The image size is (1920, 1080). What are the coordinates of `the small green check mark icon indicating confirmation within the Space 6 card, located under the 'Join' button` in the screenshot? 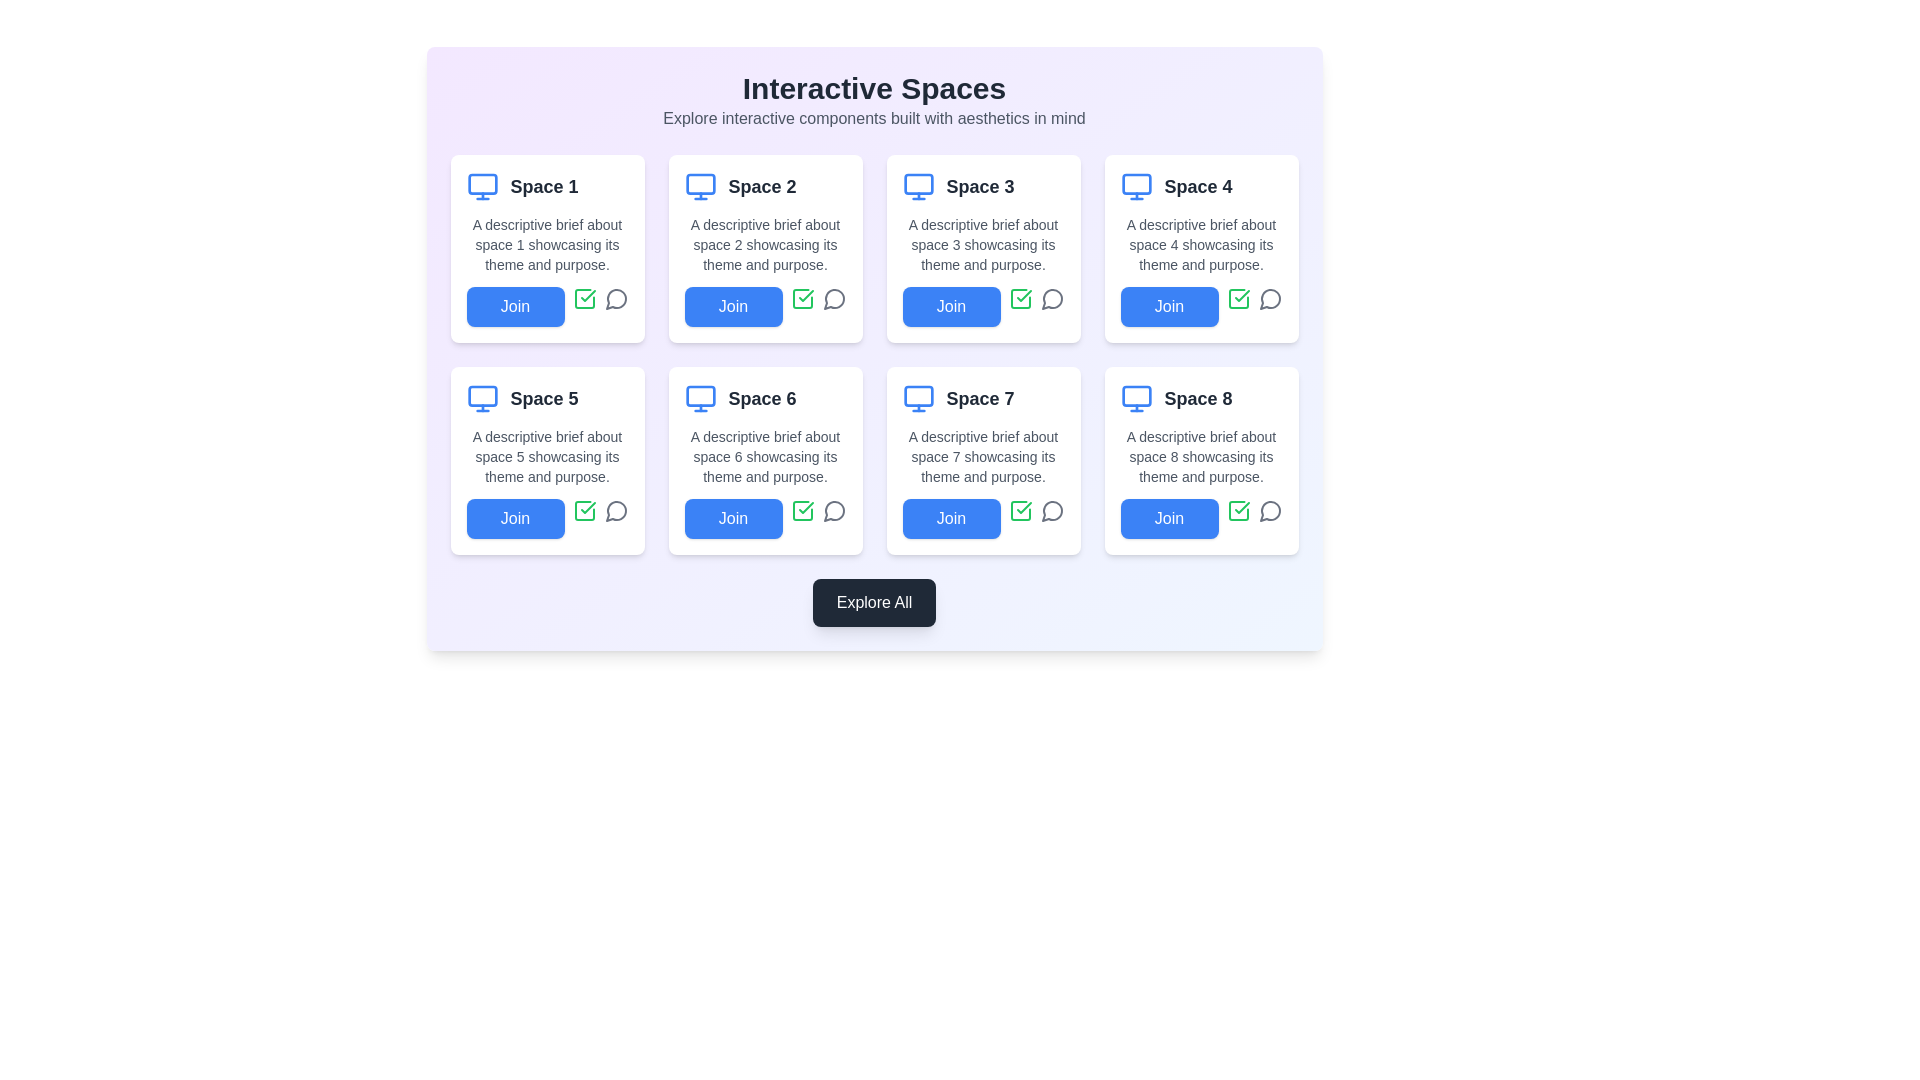 It's located at (806, 507).